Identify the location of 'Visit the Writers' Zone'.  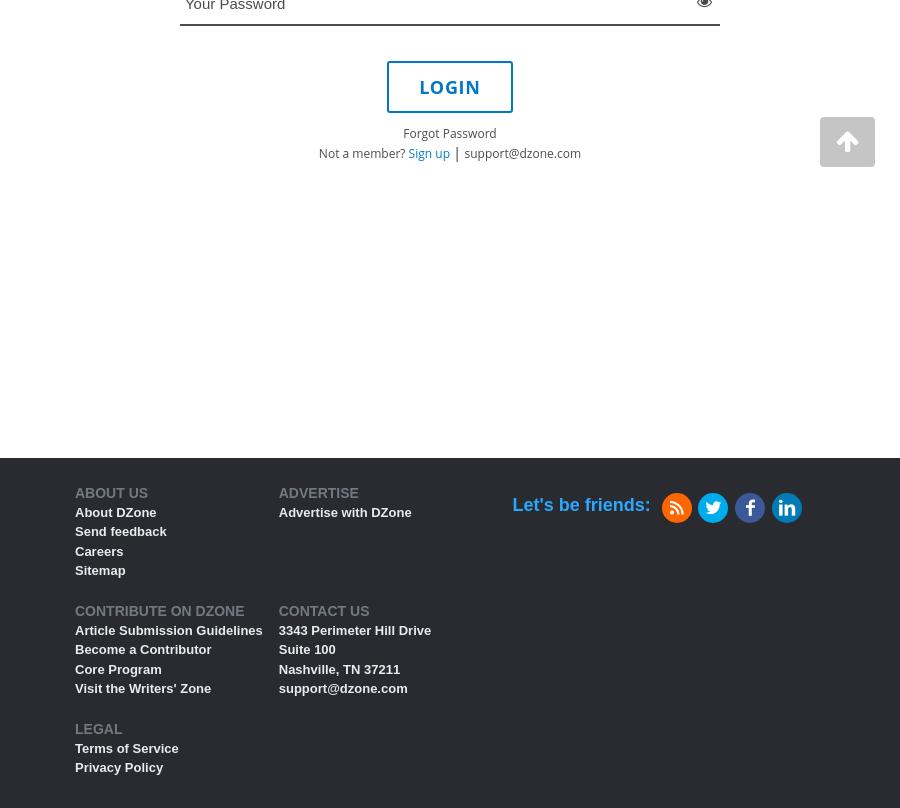
(73, 688).